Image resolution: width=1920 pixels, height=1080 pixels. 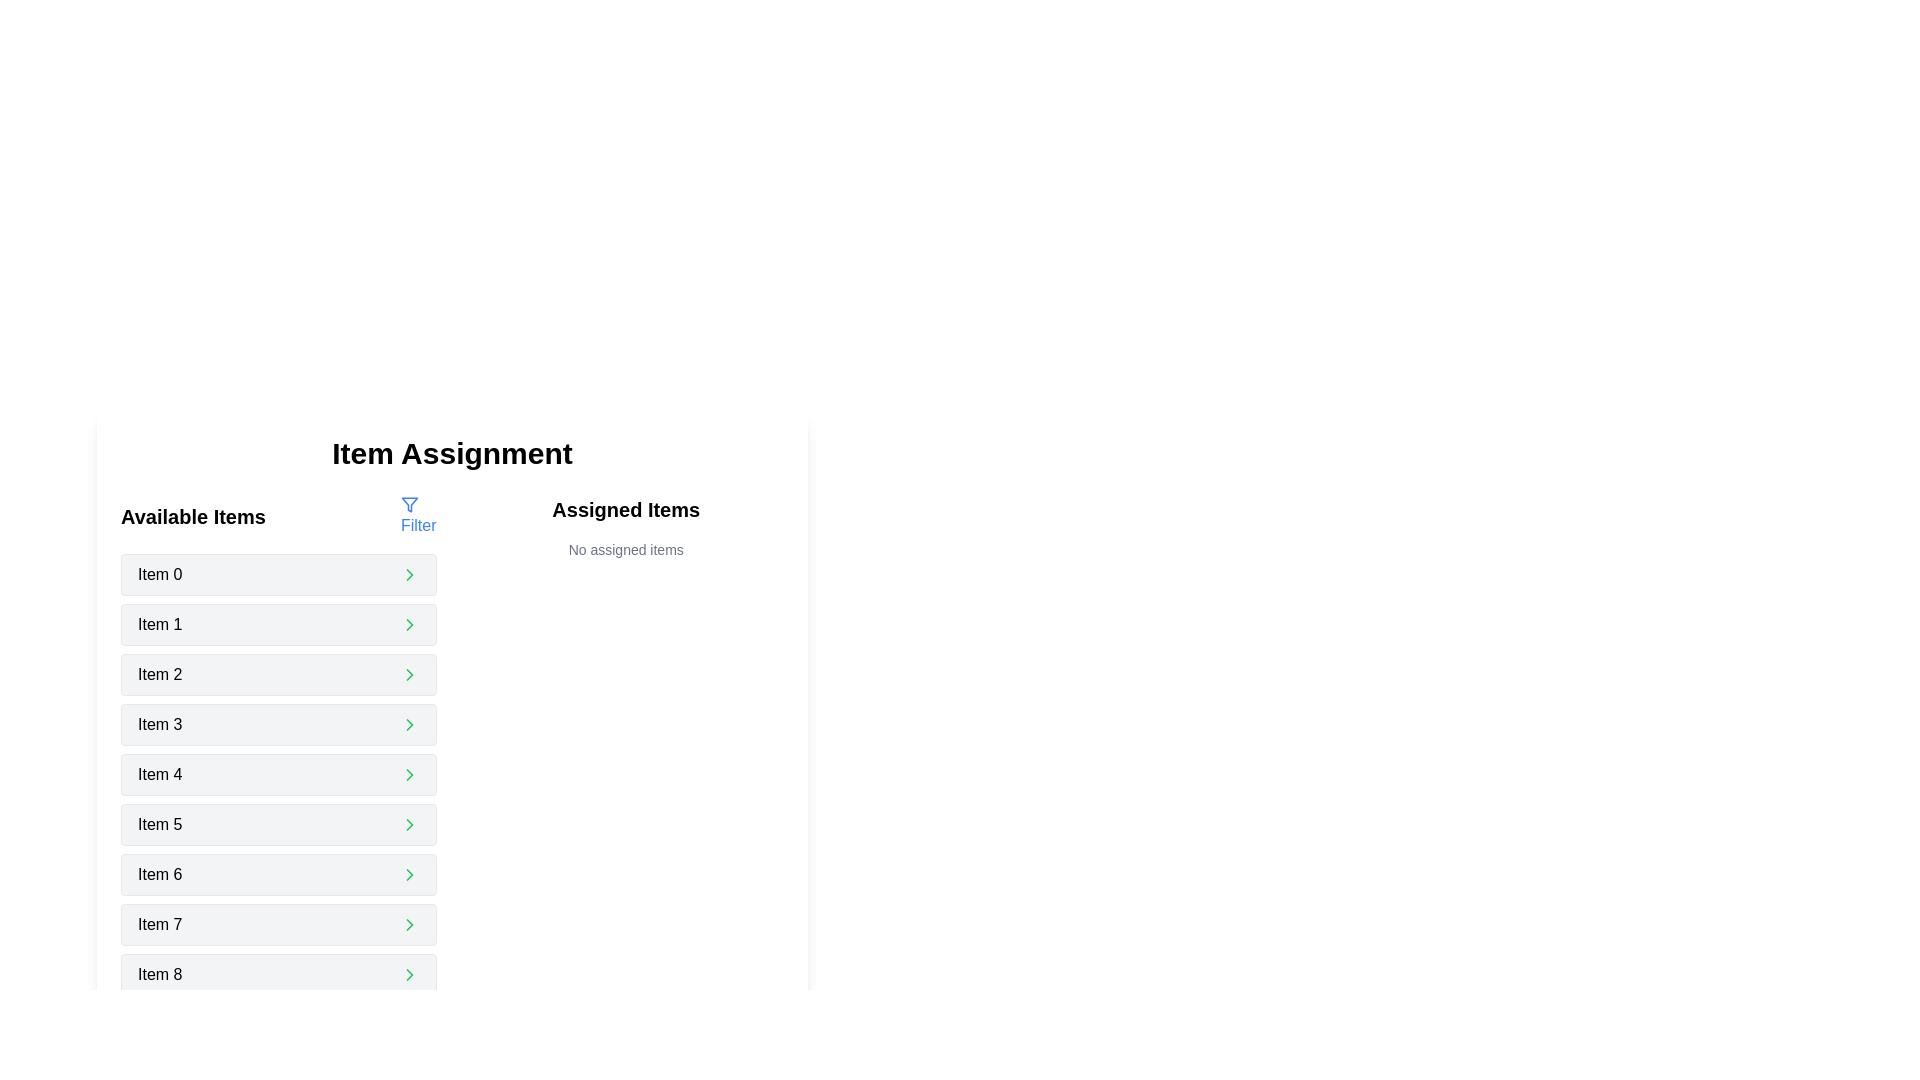 What do you see at coordinates (408, 725) in the screenshot?
I see `the chevron icon located in the fourth 'Item 3' list item card` at bounding box center [408, 725].